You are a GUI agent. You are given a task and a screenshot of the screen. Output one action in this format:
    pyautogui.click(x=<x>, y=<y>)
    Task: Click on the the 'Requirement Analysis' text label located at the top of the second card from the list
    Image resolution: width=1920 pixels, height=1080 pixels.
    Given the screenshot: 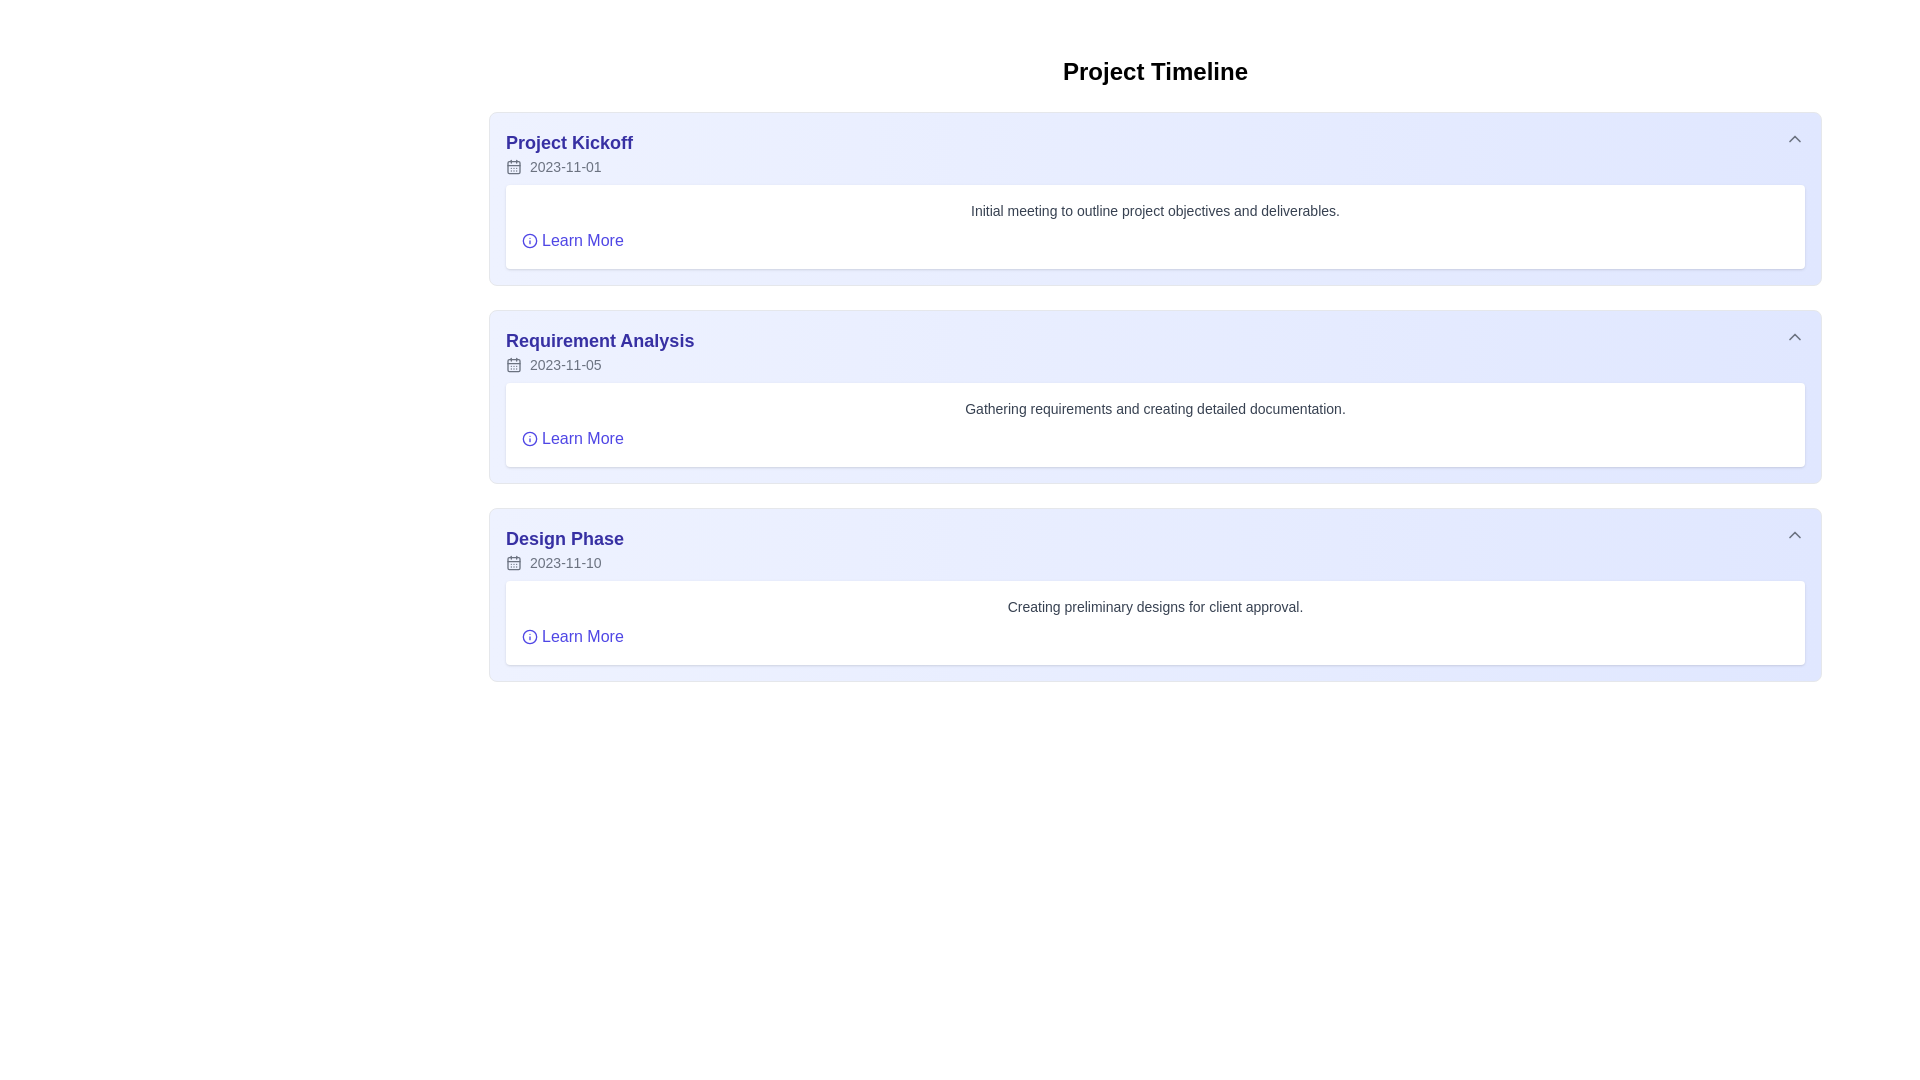 What is the action you would take?
    pyautogui.click(x=599, y=339)
    